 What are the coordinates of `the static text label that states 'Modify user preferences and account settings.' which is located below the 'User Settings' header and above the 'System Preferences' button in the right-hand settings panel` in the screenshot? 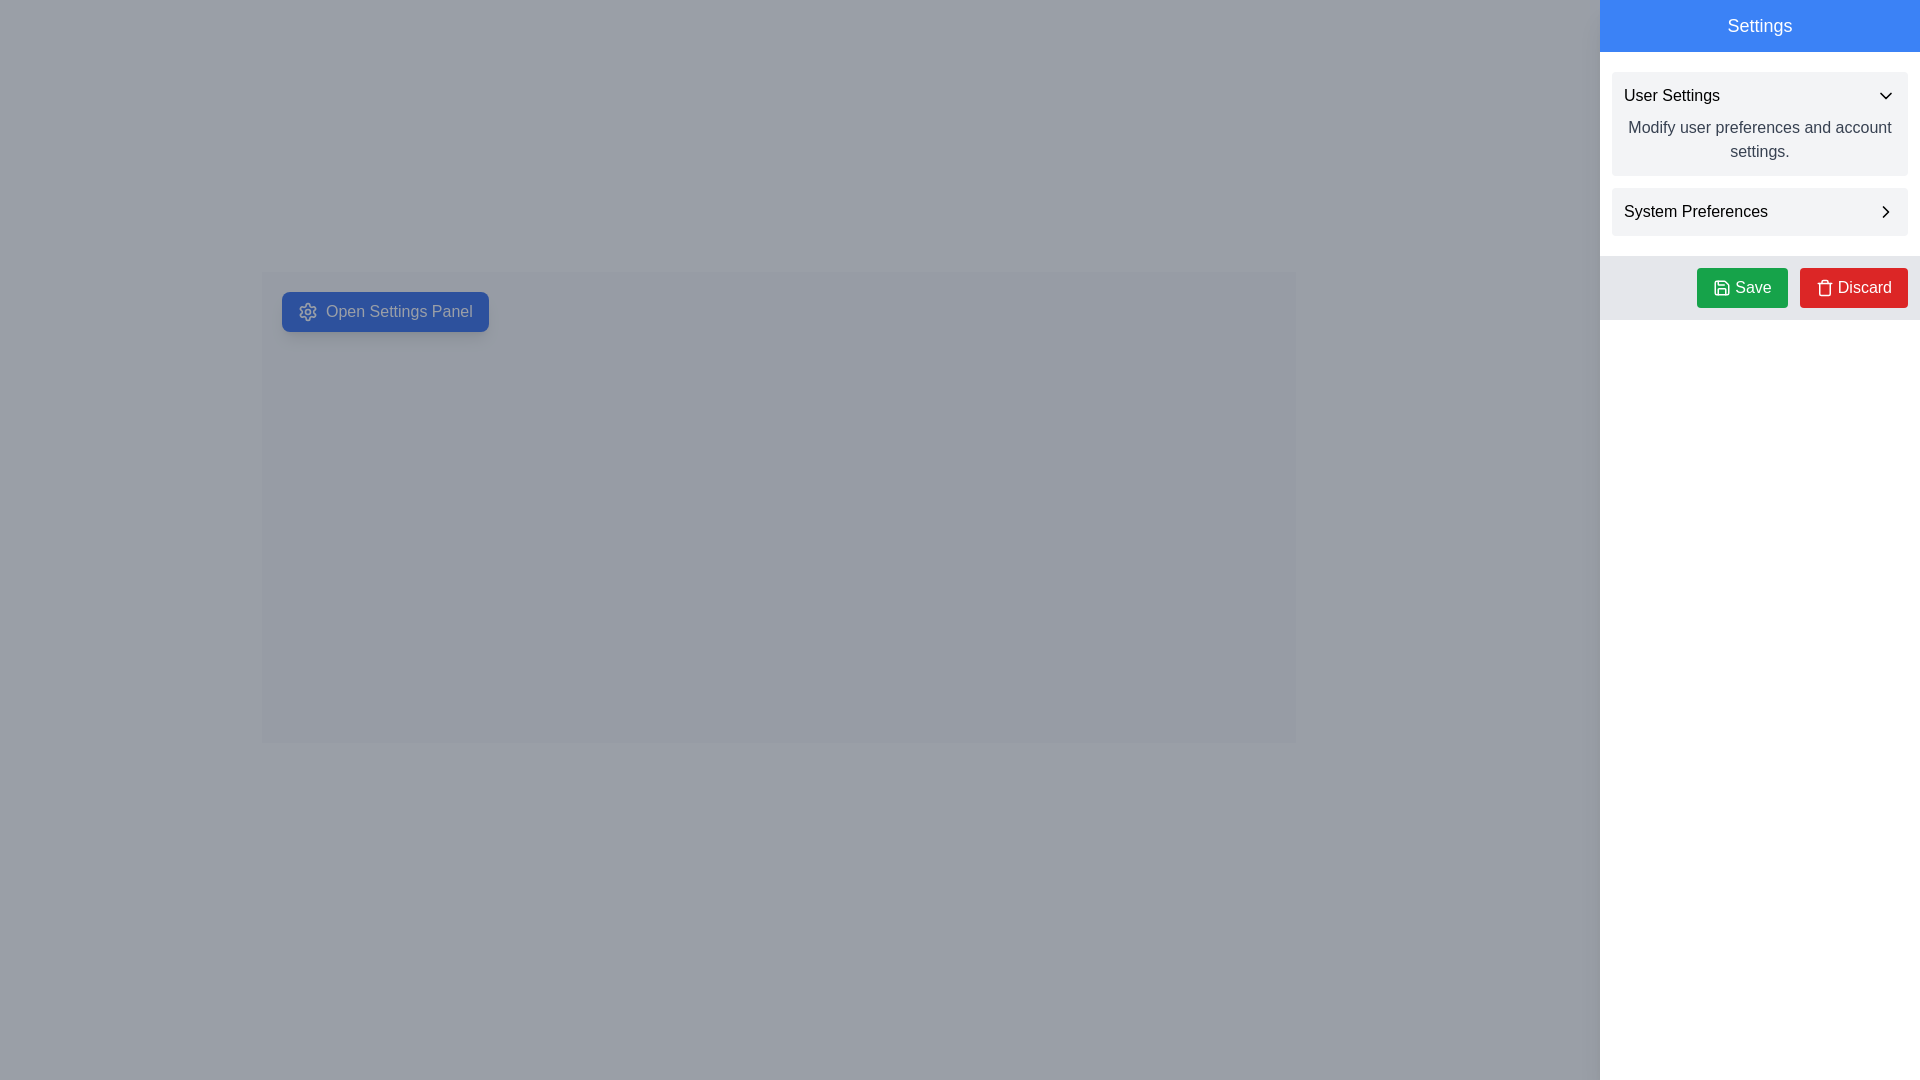 It's located at (1760, 138).